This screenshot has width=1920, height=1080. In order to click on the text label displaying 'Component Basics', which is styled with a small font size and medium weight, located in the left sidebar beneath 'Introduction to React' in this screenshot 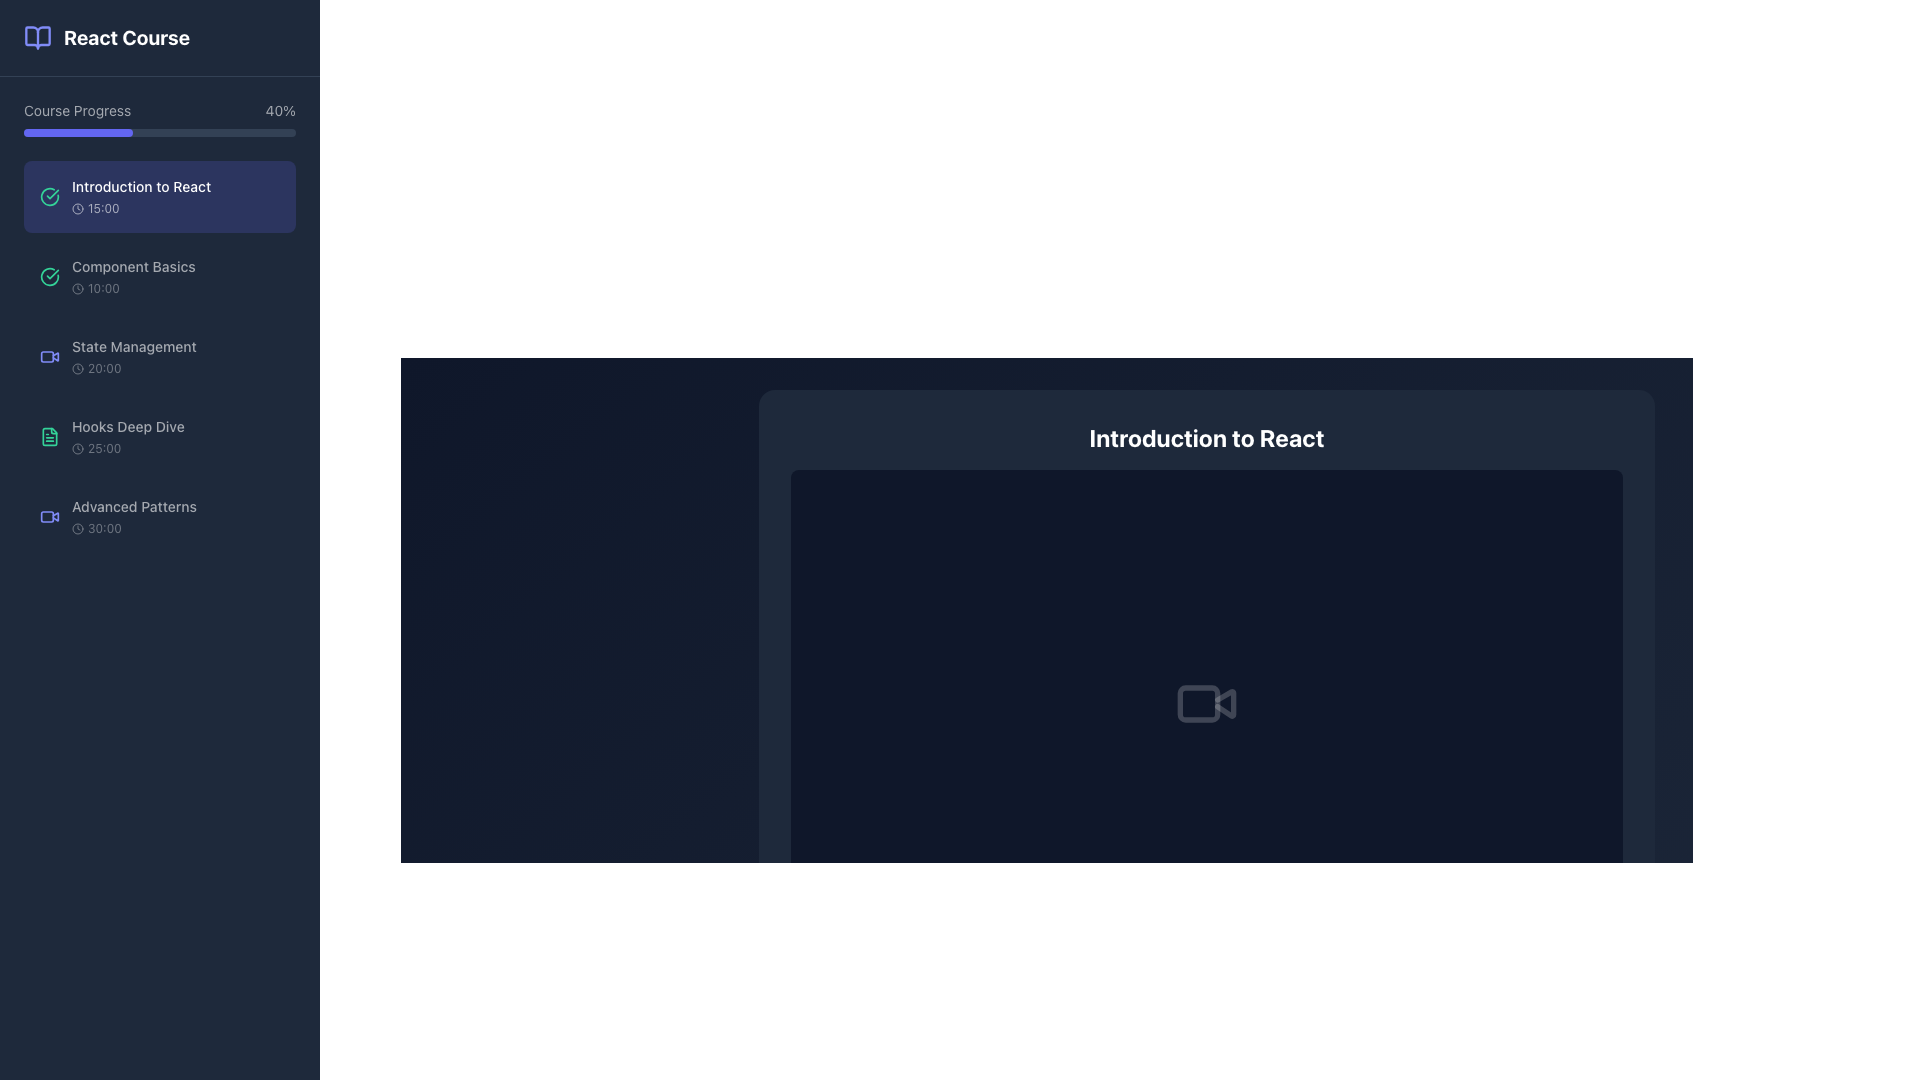, I will do `click(176, 265)`.